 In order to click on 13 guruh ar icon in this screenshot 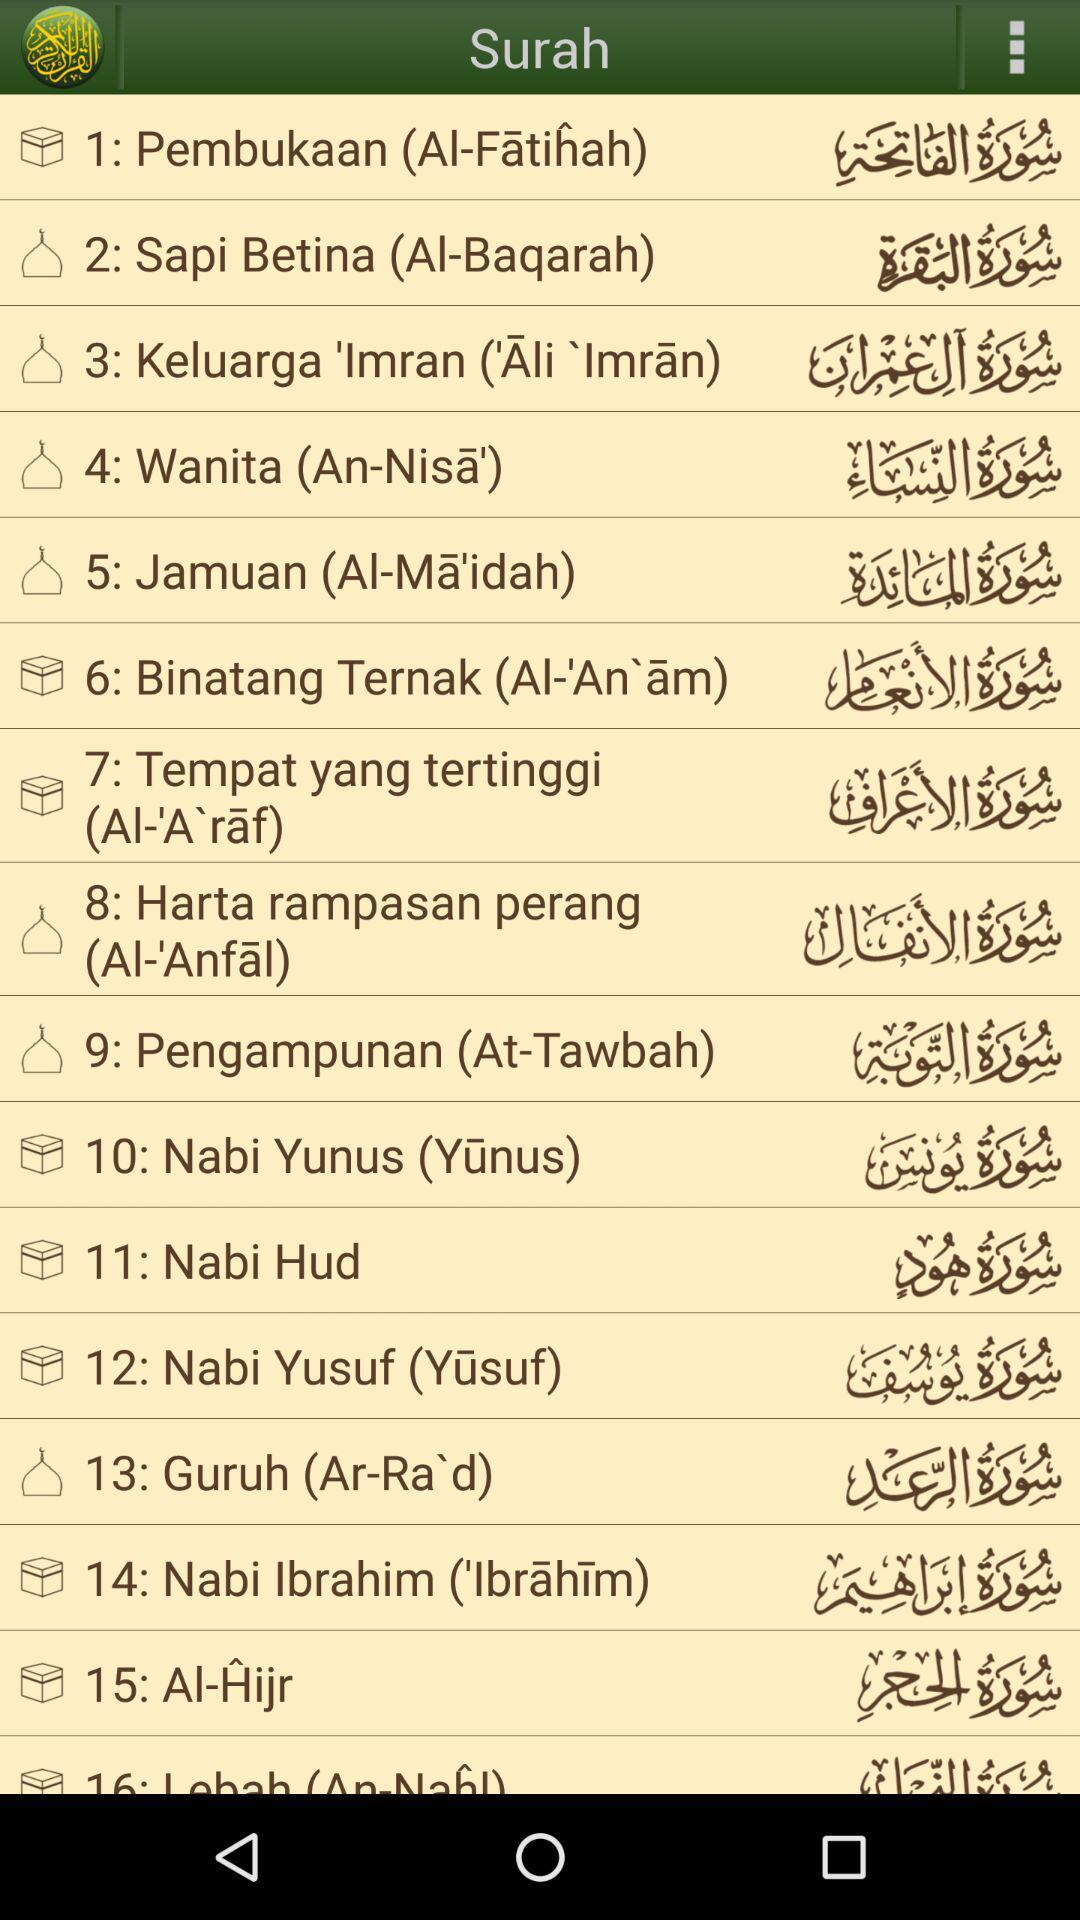, I will do `click(424, 1471)`.